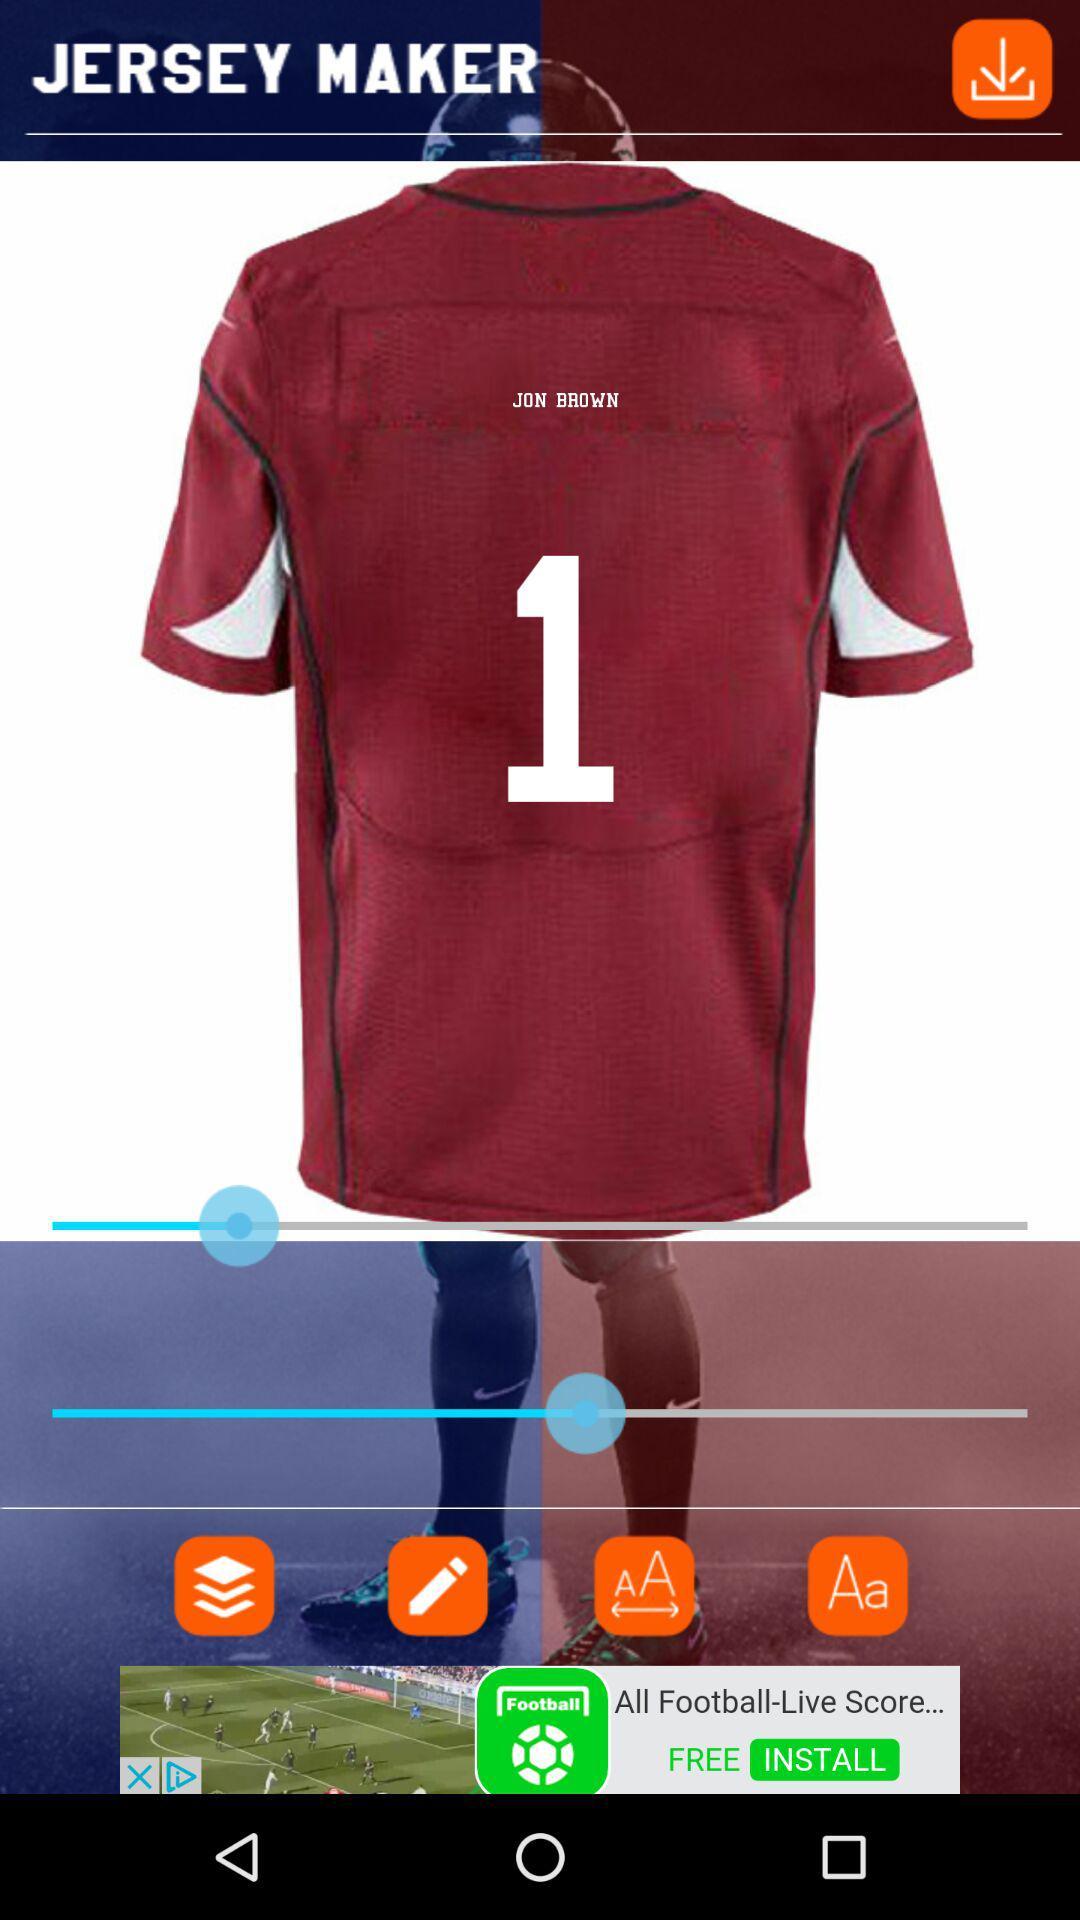 The image size is (1080, 1920). I want to click on write button, so click(434, 1584).